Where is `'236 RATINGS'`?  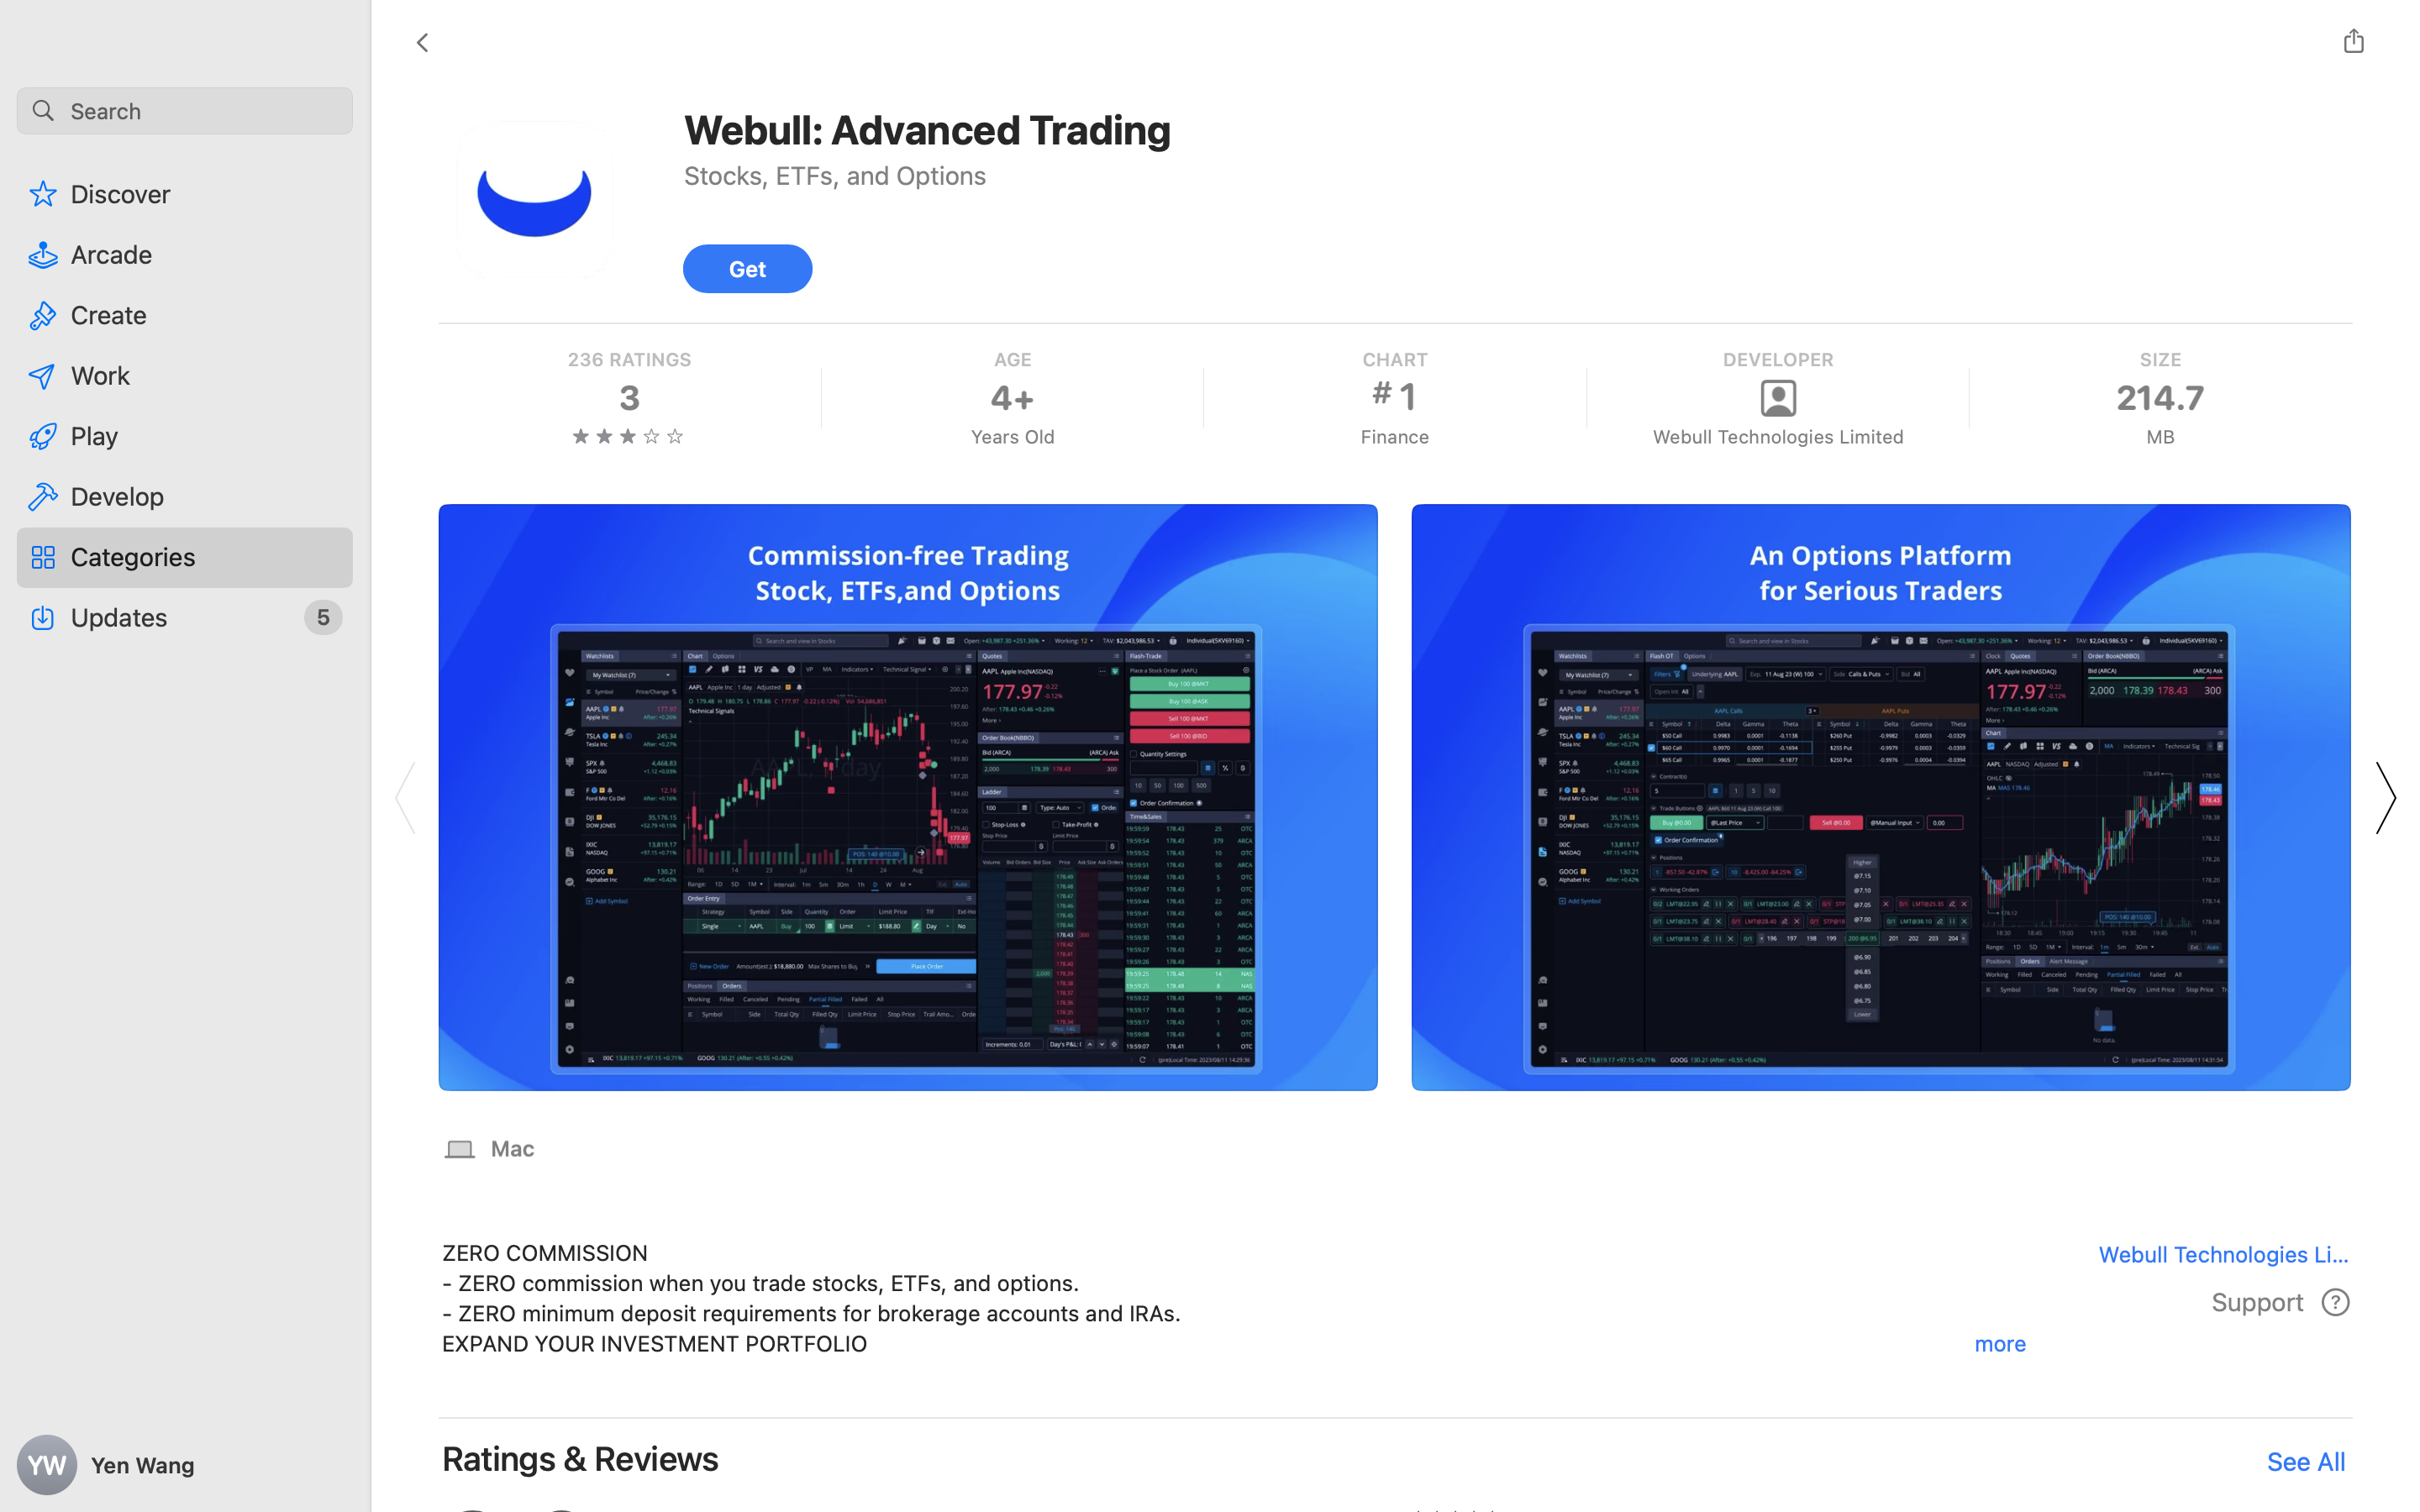
'236 RATINGS' is located at coordinates (629, 358).